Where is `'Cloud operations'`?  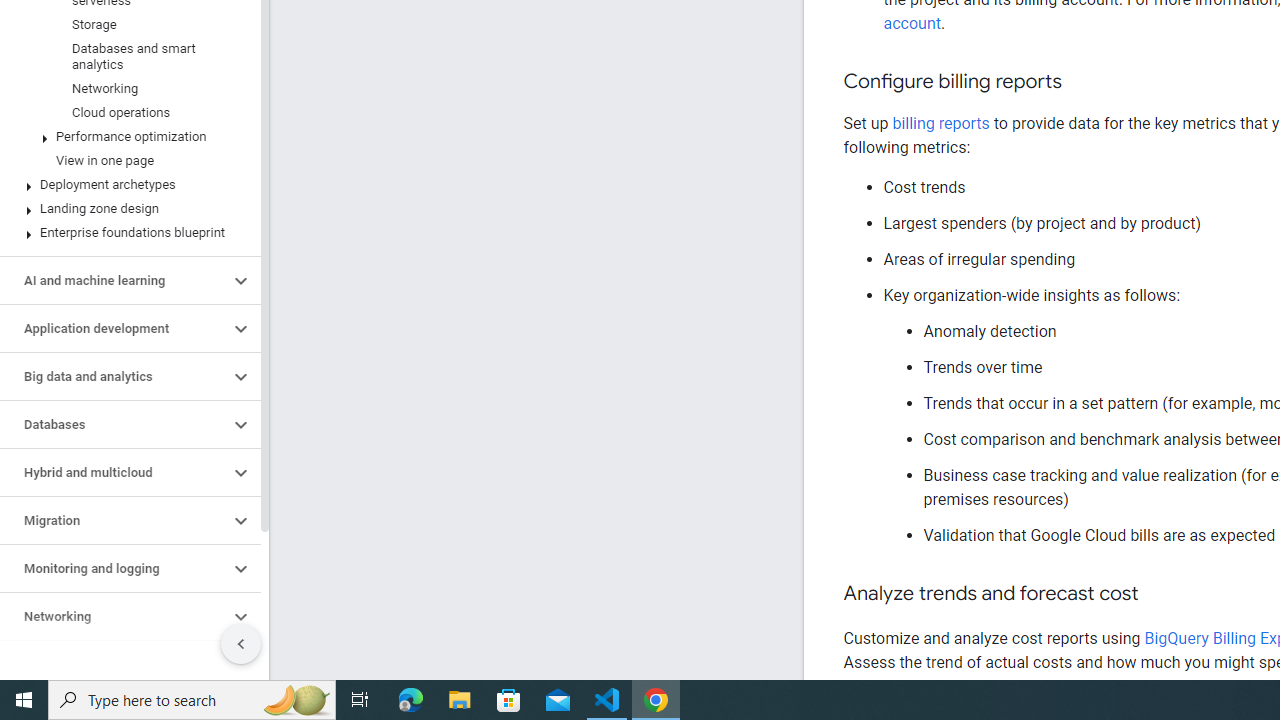
'Cloud operations' is located at coordinates (125, 113).